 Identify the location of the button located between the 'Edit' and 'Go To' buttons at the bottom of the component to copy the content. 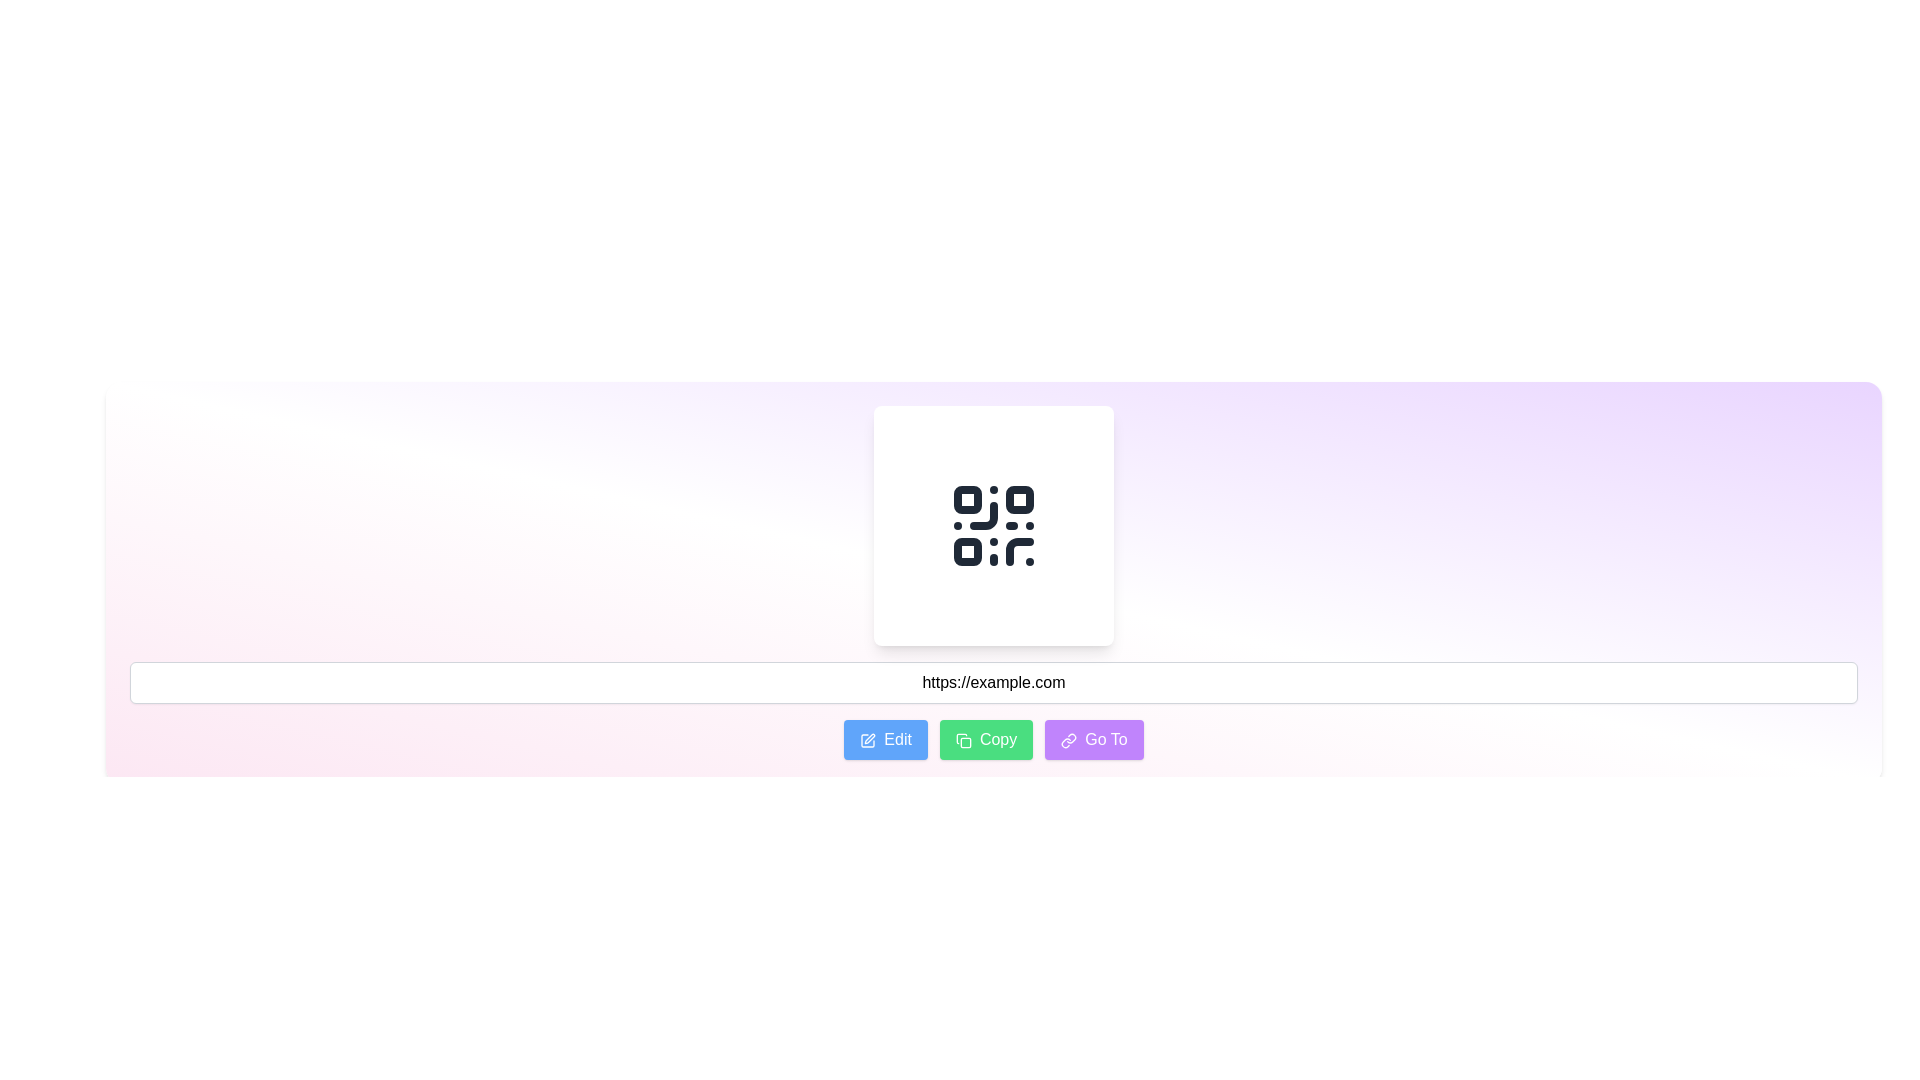
(993, 740).